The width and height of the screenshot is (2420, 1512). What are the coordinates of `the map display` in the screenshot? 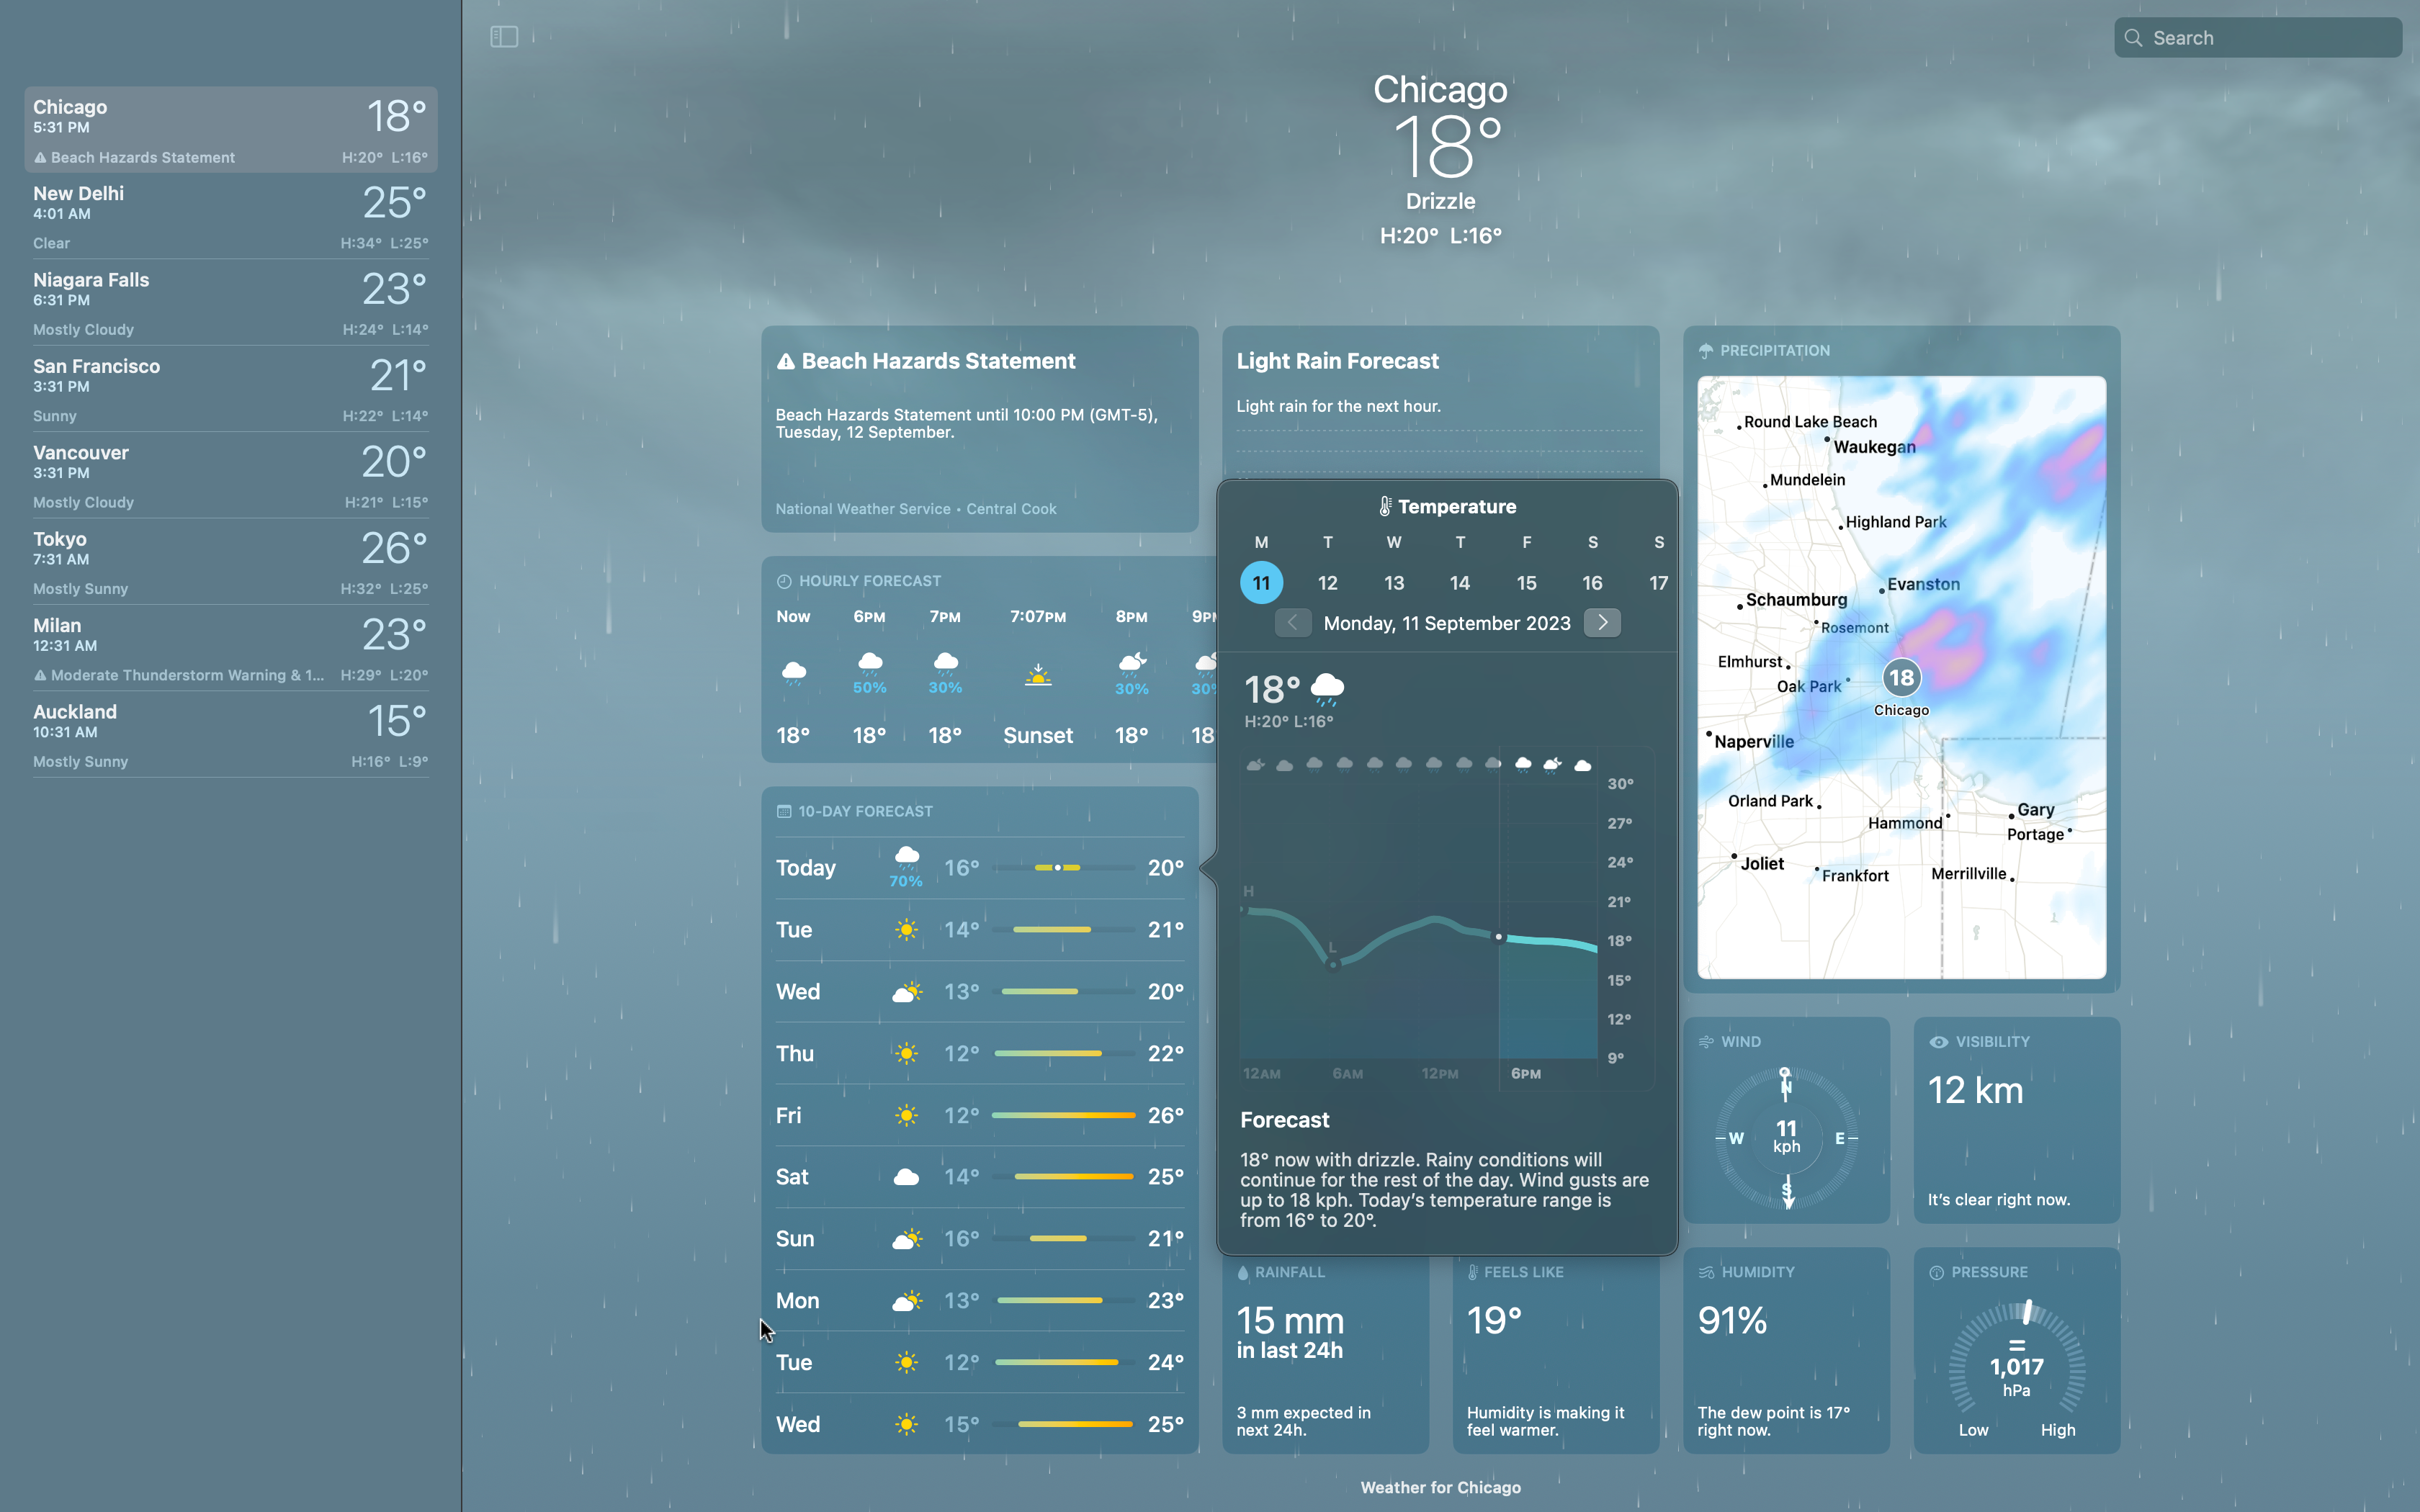 It's located at (1899, 657).